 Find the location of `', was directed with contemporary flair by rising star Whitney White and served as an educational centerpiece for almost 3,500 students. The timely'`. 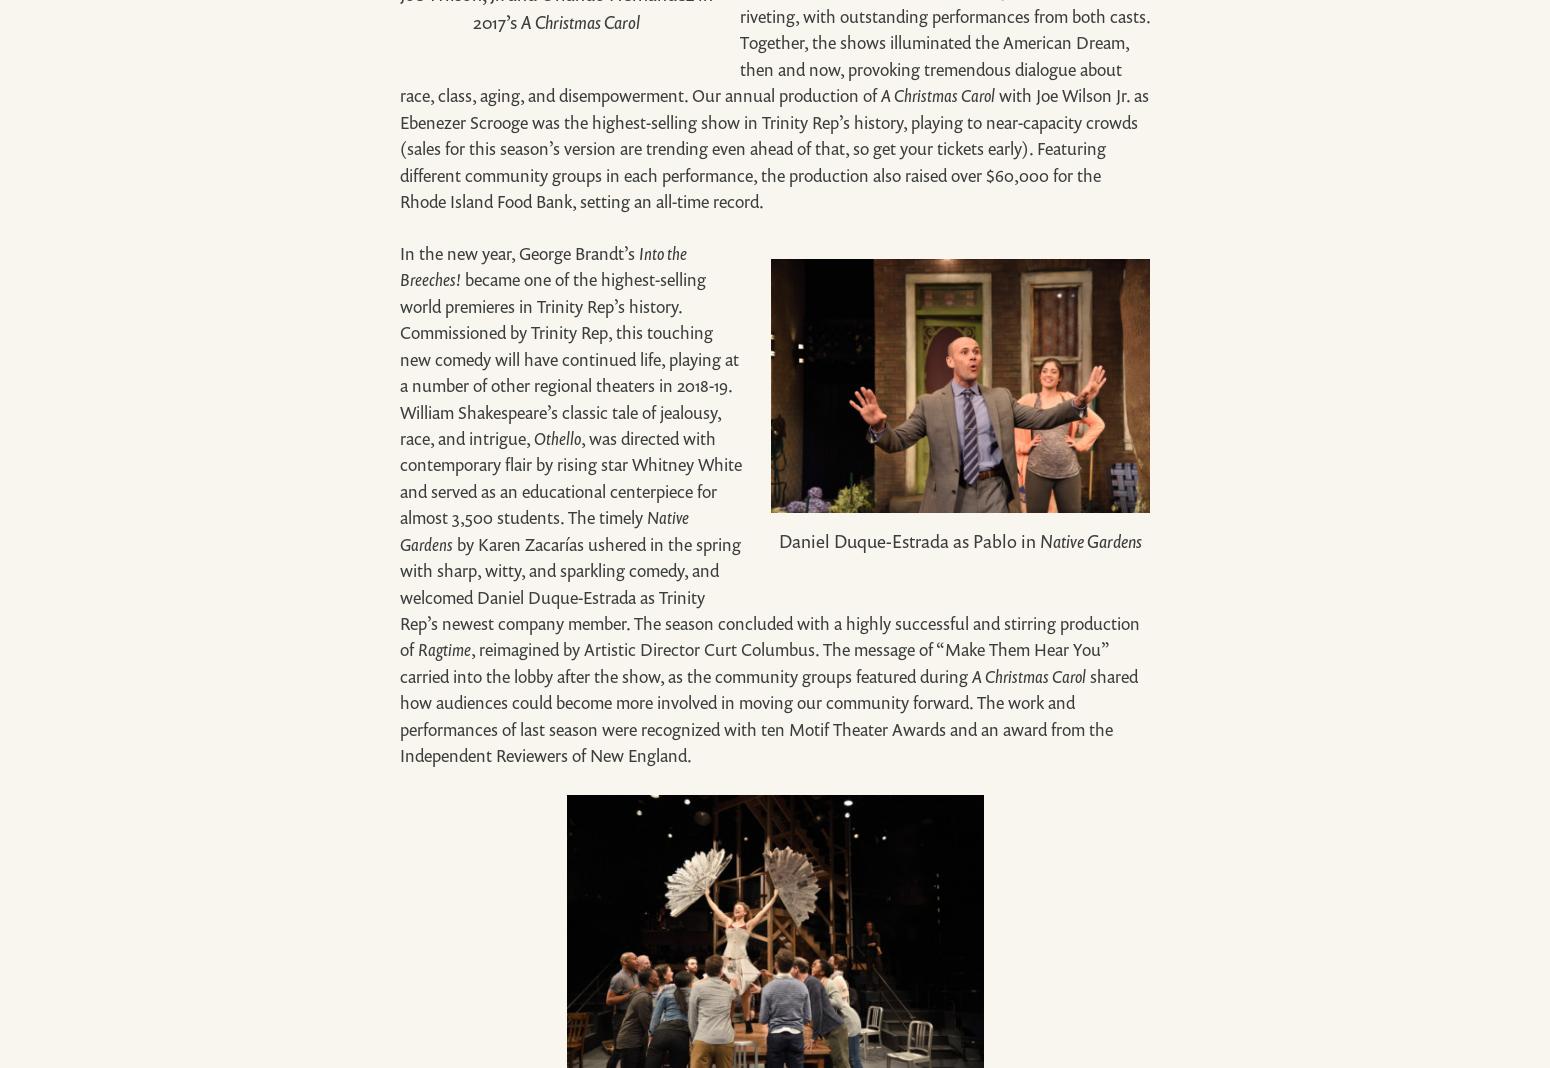

', was directed with contemporary flair by rising star Whitney White and served as an educational centerpiece for almost 3,500 students. The timely' is located at coordinates (571, 477).